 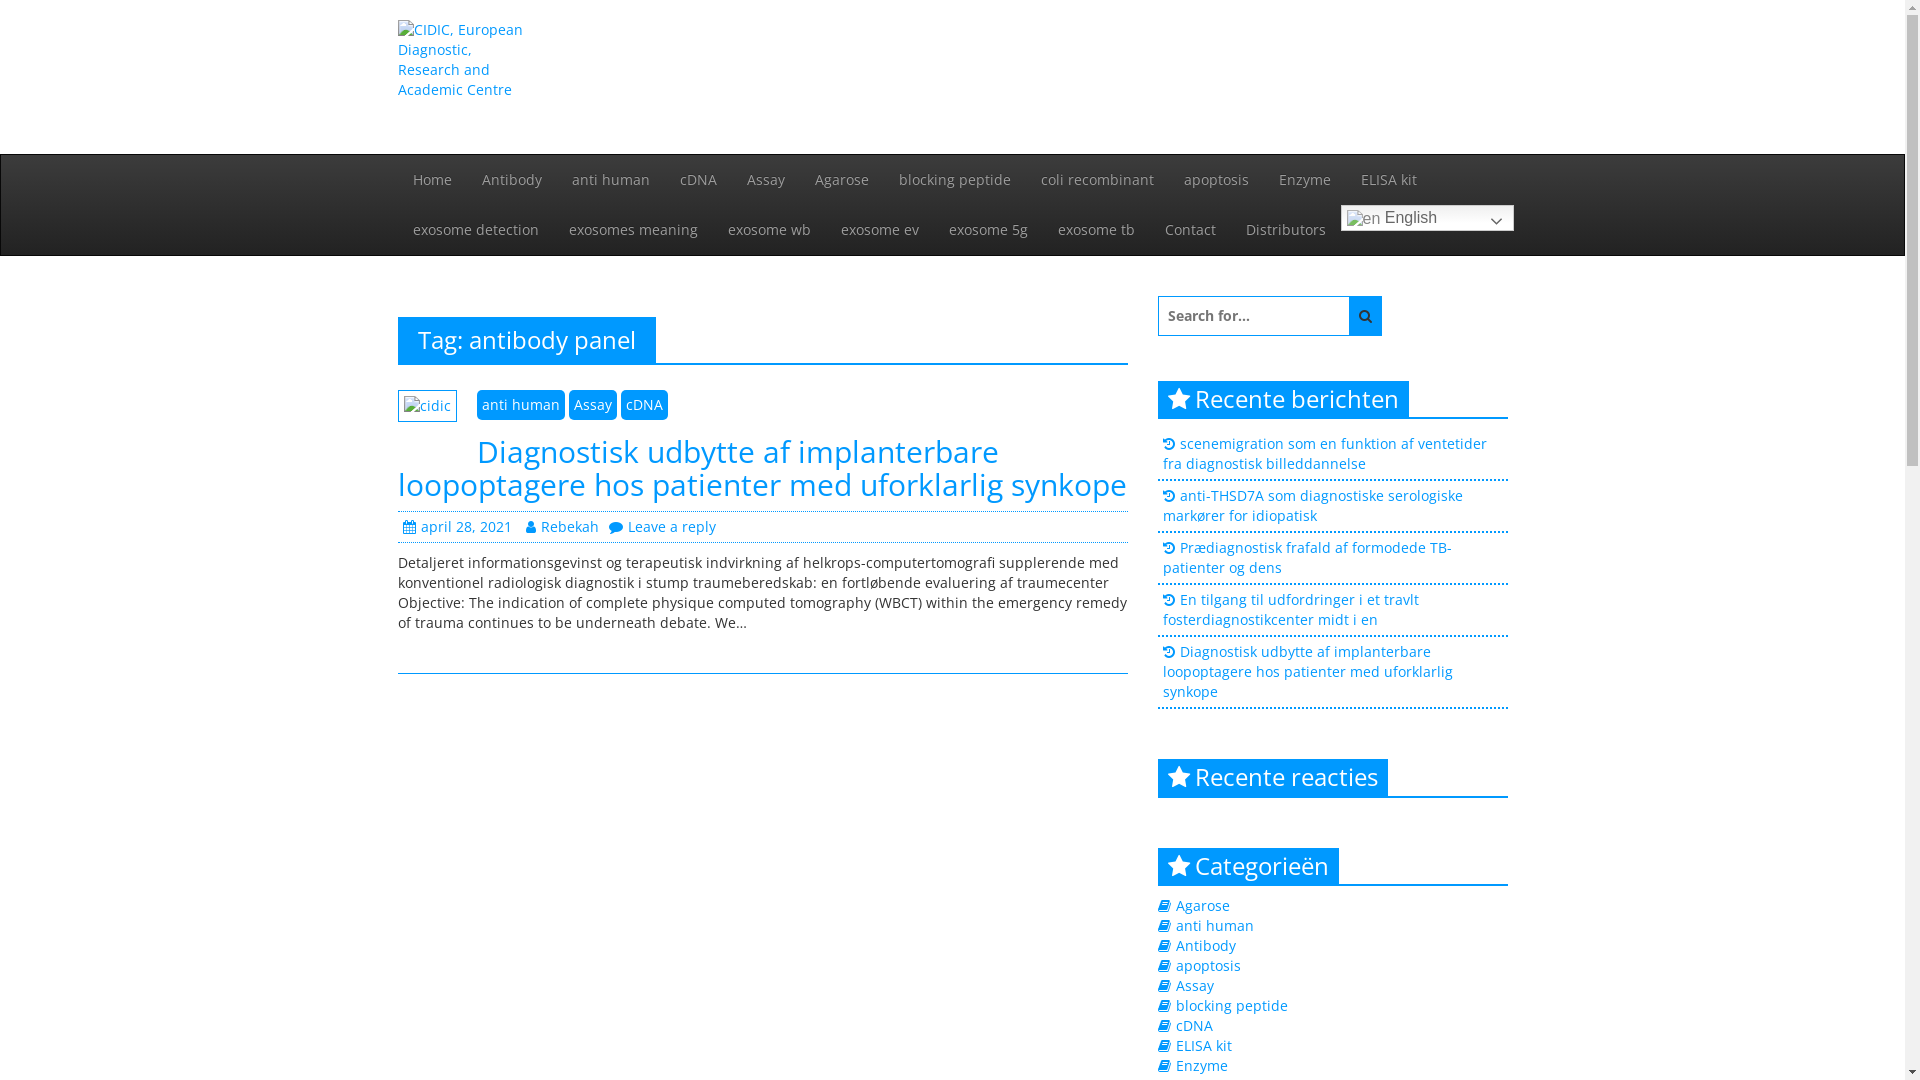 I want to click on 'exosome 5g', so click(x=988, y=229).